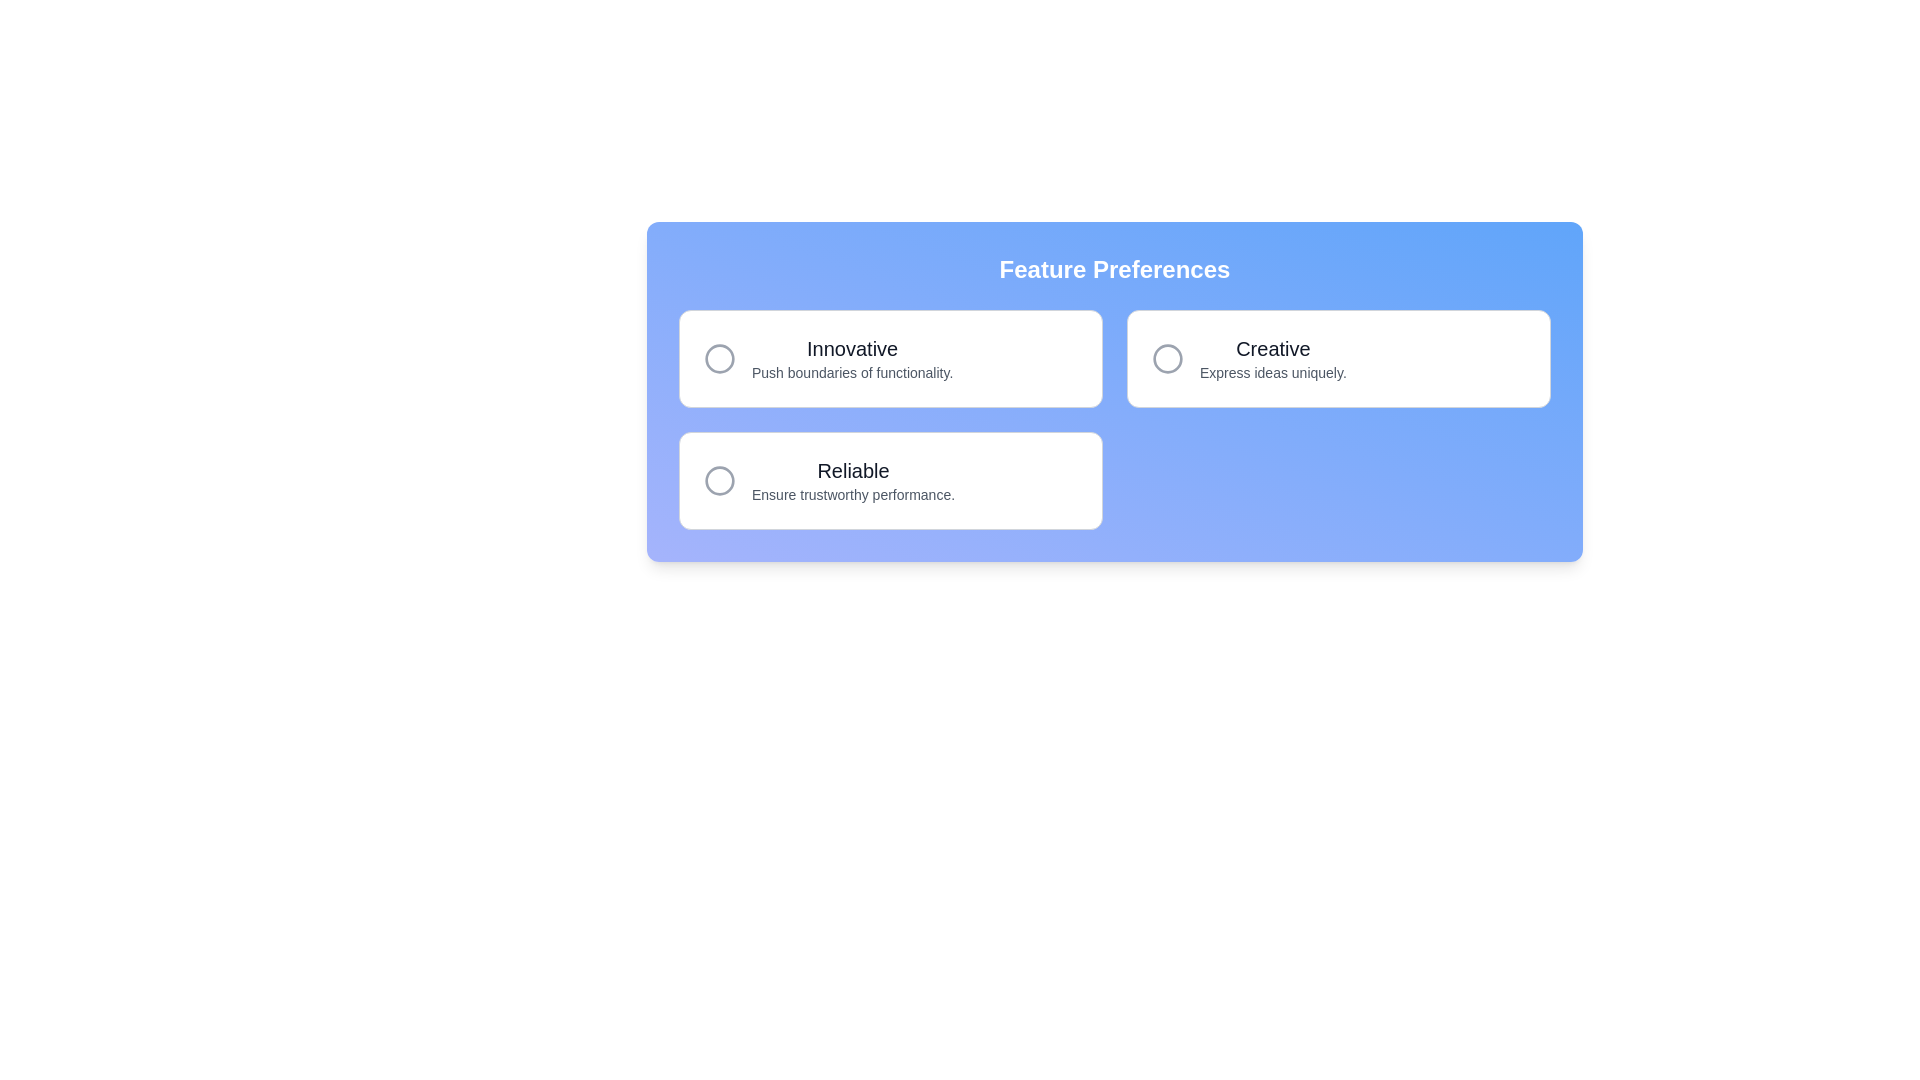 Image resolution: width=1920 pixels, height=1080 pixels. Describe the element at coordinates (853, 481) in the screenshot. I see `descriptive text of the 'Reliable' Text Label located in the lower left quadrant of the 'Feature Preferences' section, which includes the text 'Ensure trustworthy performance.'` at that location.